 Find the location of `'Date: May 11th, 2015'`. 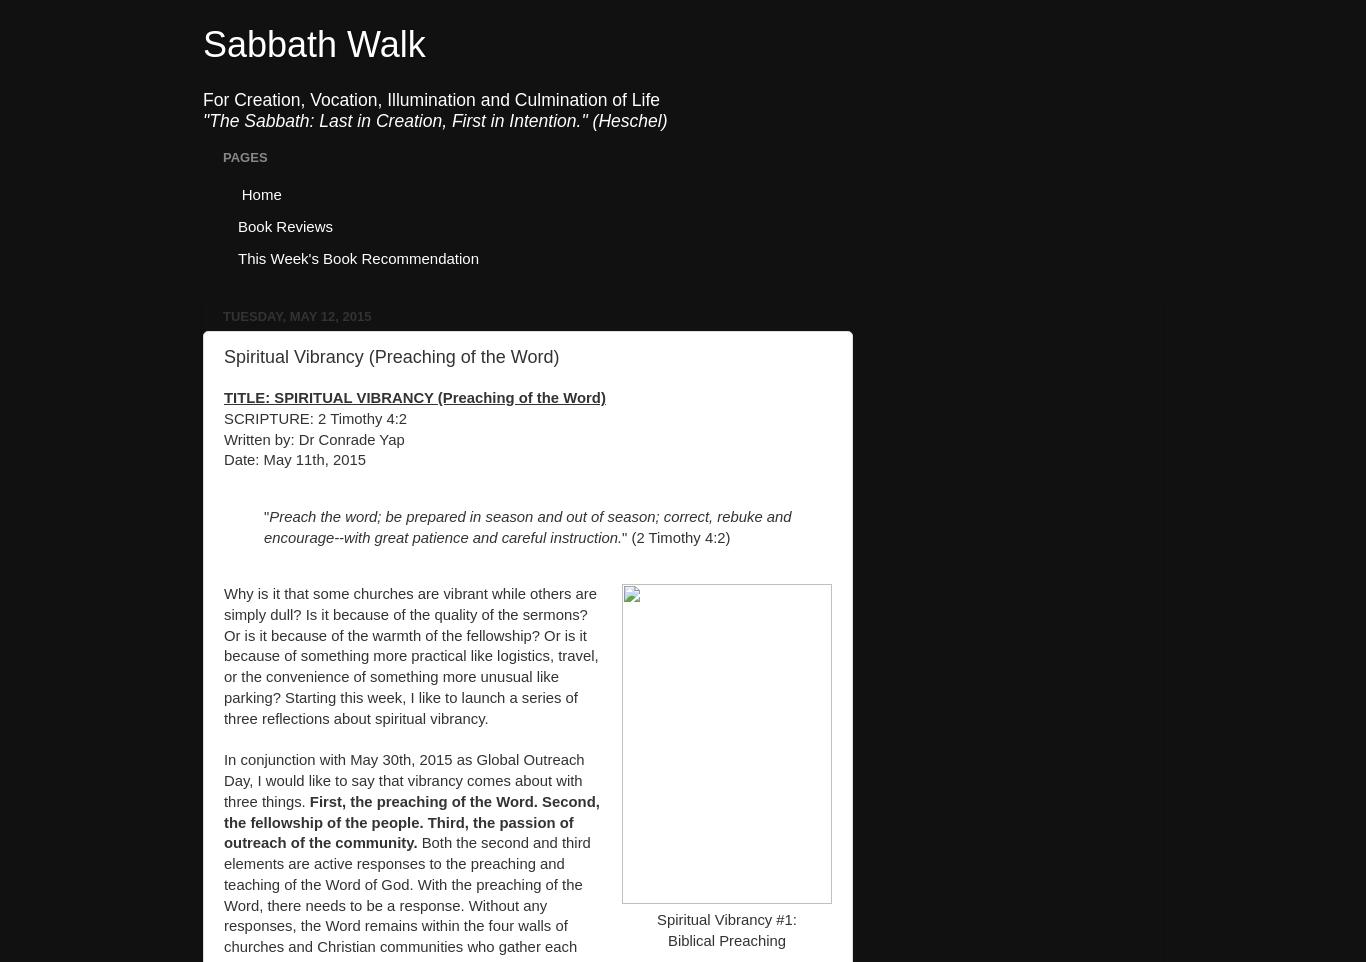

'Date: May 11th, 2015' is located at coordinates (223, 460).